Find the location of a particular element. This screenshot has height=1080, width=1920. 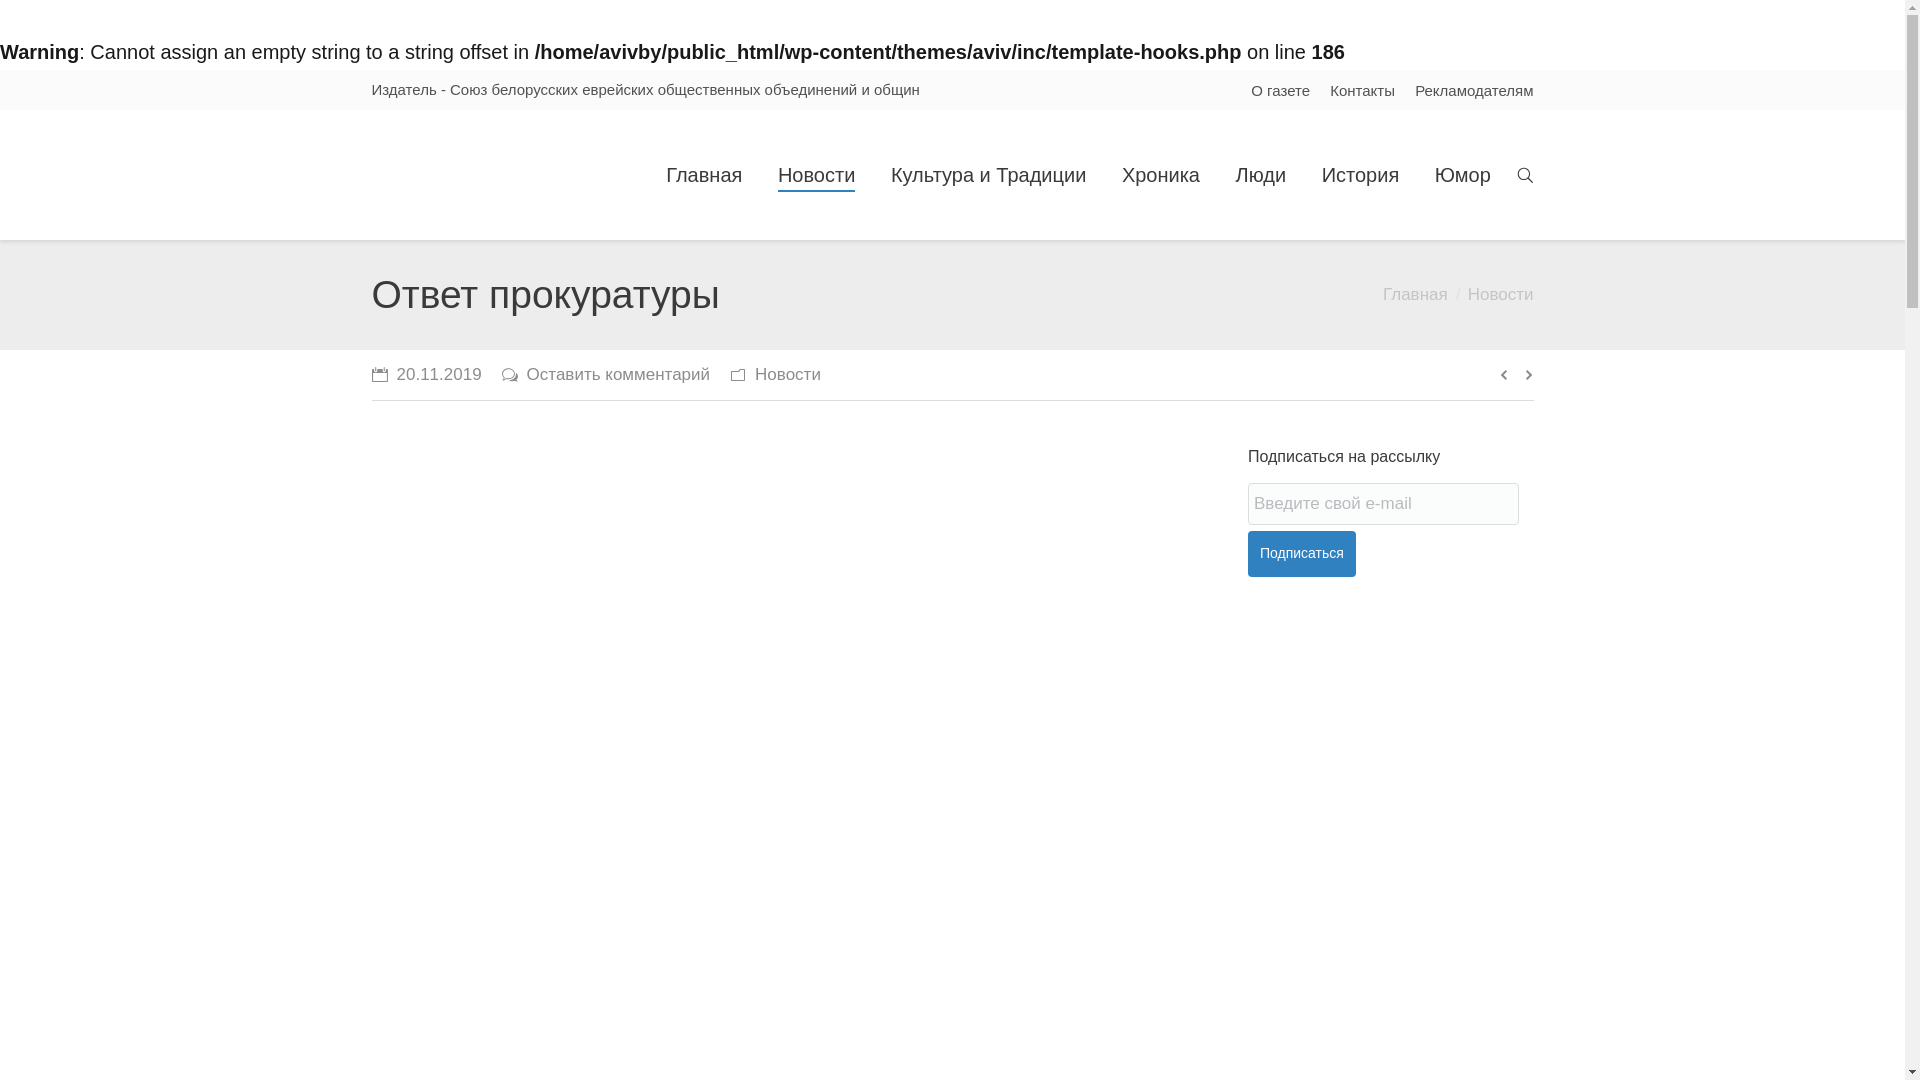

'Go!' is located at coordinates (23, 16).